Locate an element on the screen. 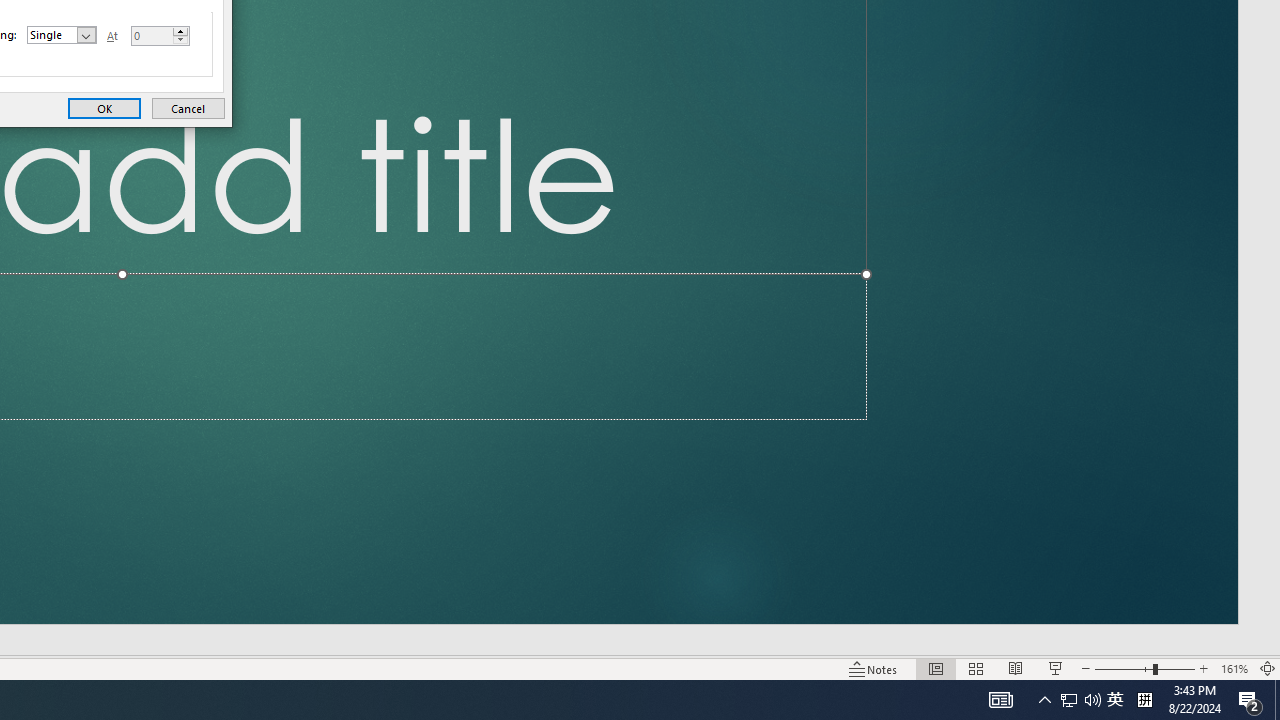 Image resolution: width=1280 pixels, height=720 pixels. 'Action Center, 2 new notifications' is located at coordinates (1250, 698).